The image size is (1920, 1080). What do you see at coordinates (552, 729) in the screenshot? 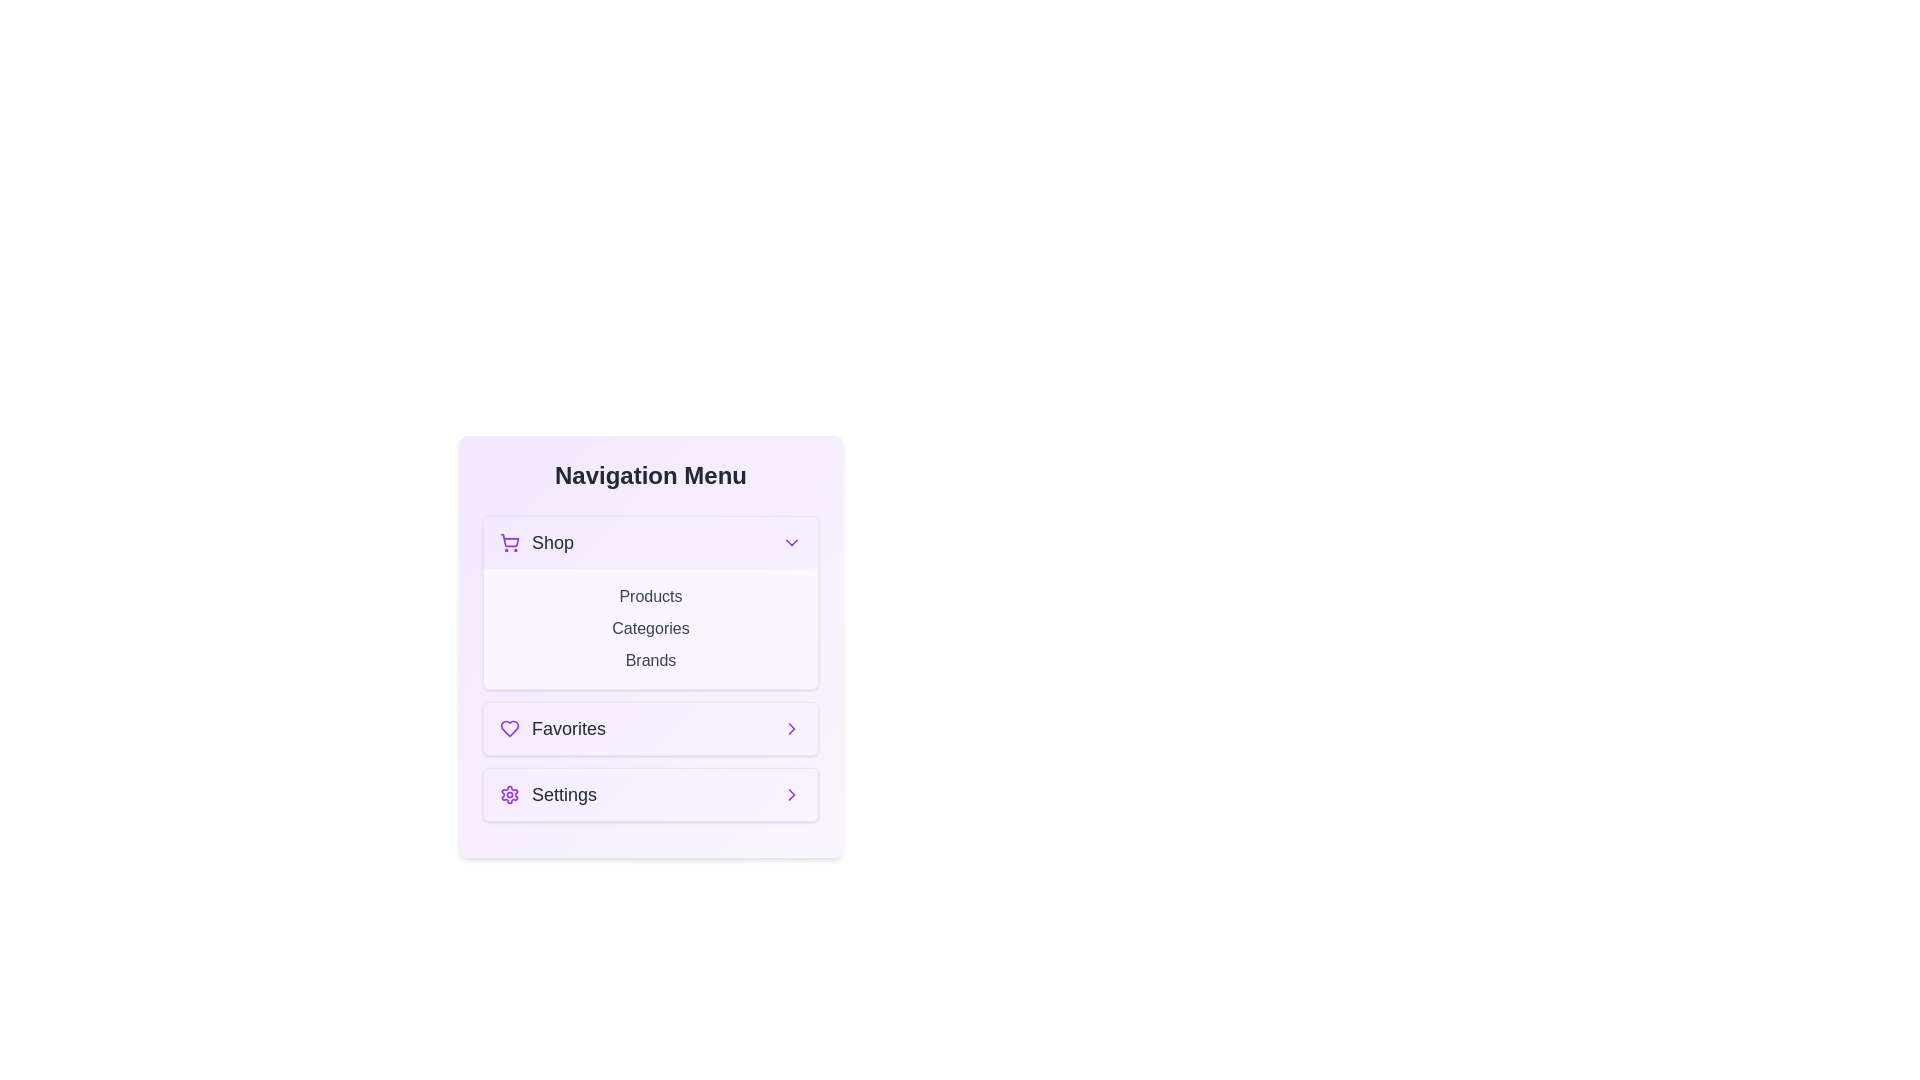
I see `the purple outline heart icon next to the 'Favorites' text in the vertical navigation menu` at bounding box center [552, 729].